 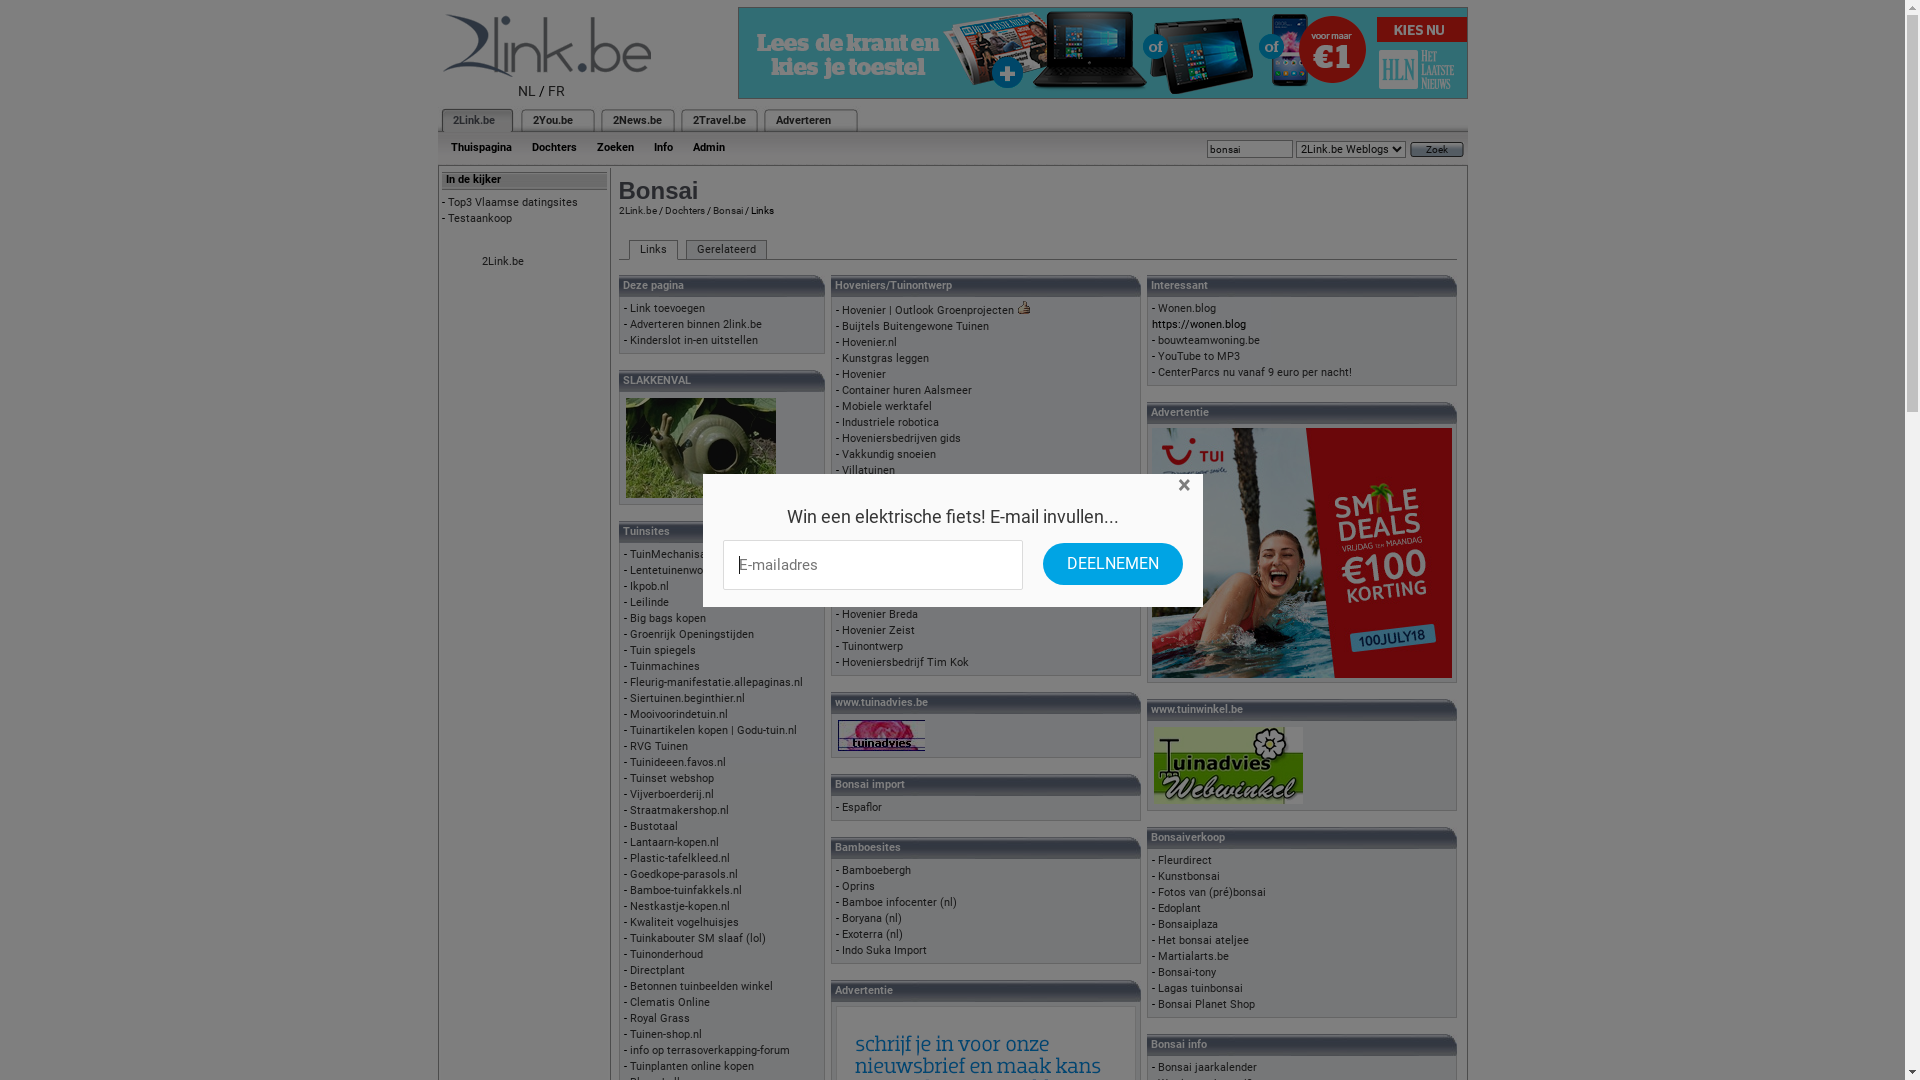 What do you see at coordinates (660, 1018) in the screenshot?
I see `'Royal Grass'` at bounding box center [660, 1018].